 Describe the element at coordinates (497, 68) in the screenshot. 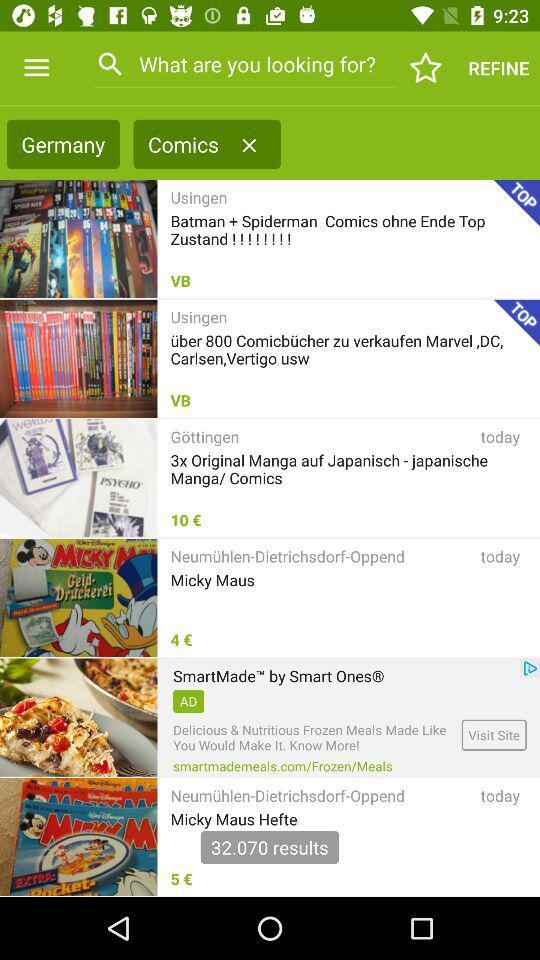

I see `the refine item` at that location.